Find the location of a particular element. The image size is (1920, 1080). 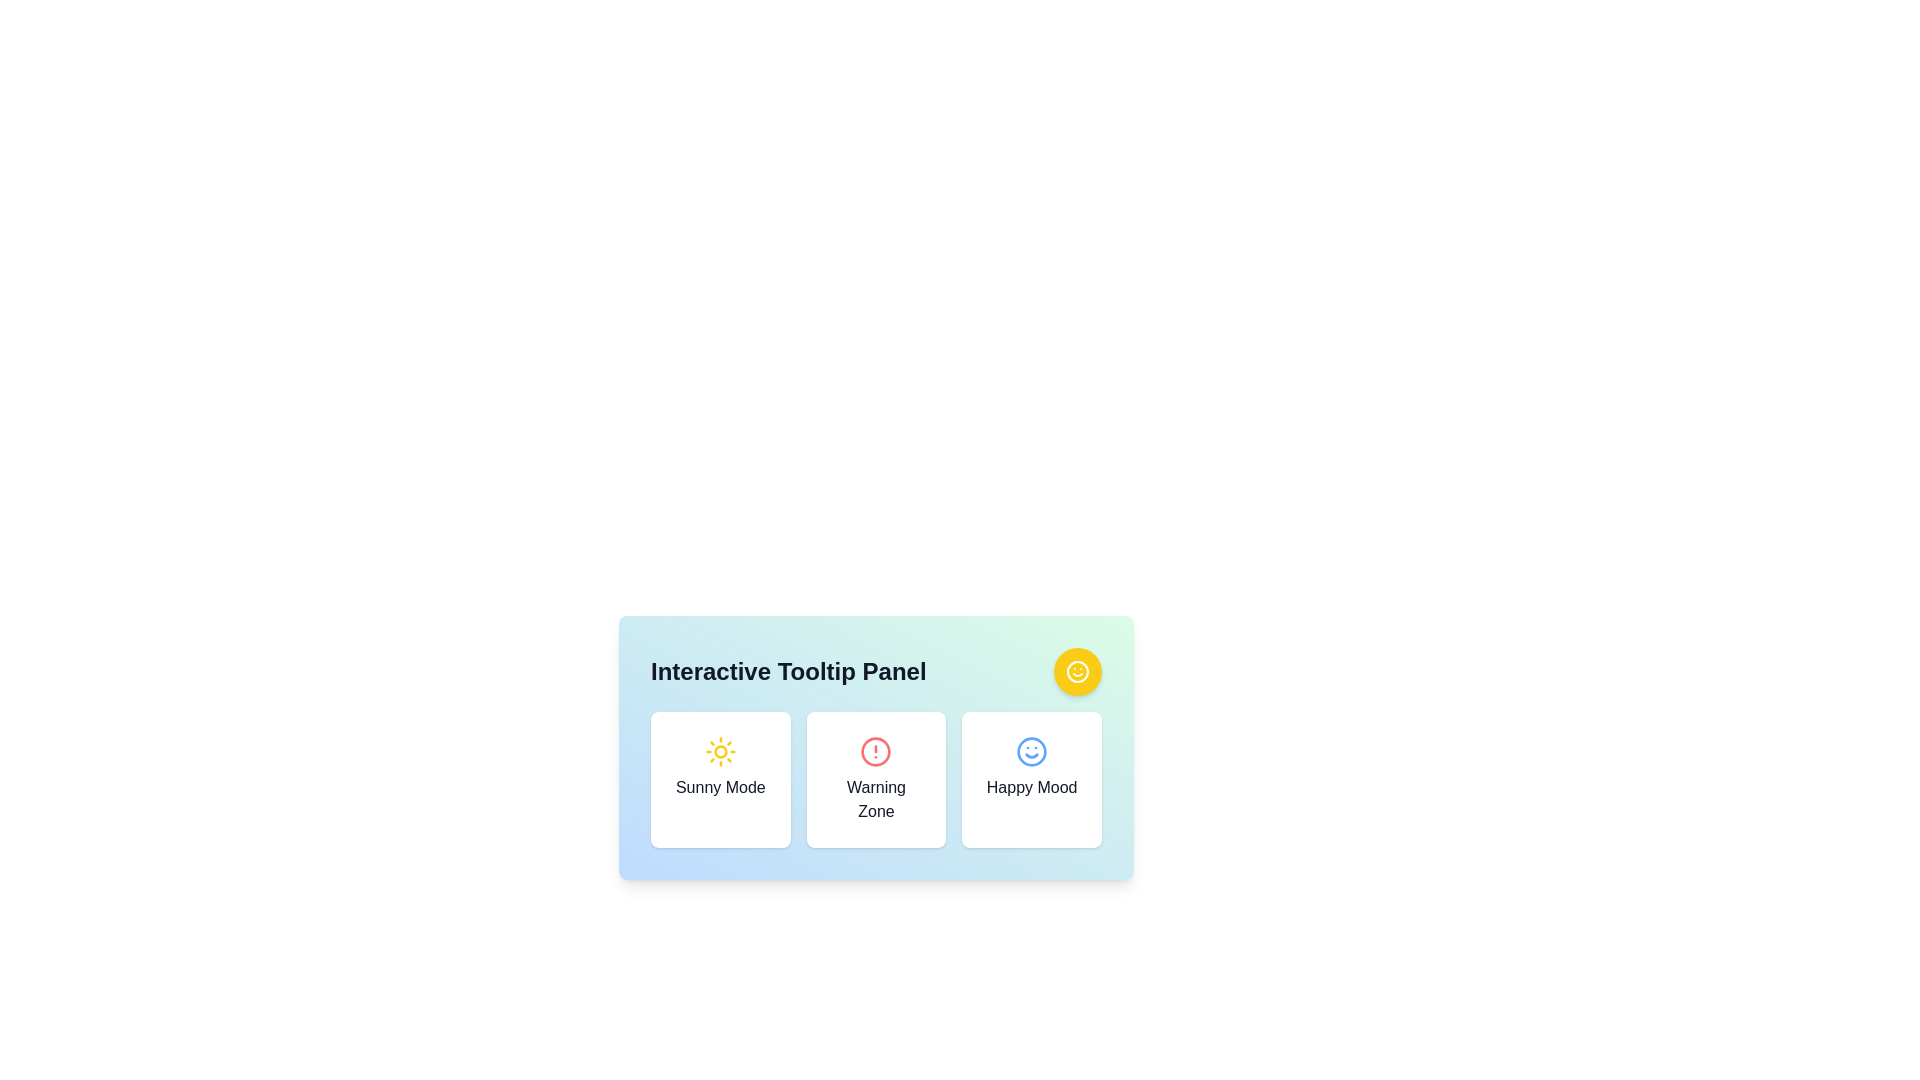

the SVG circle element representing a smiling face located in the top-right corner of the 'Interactive Tooltip Panel', adjacent to the orange square with an envelope shape is located at coordinates (1077, 671).